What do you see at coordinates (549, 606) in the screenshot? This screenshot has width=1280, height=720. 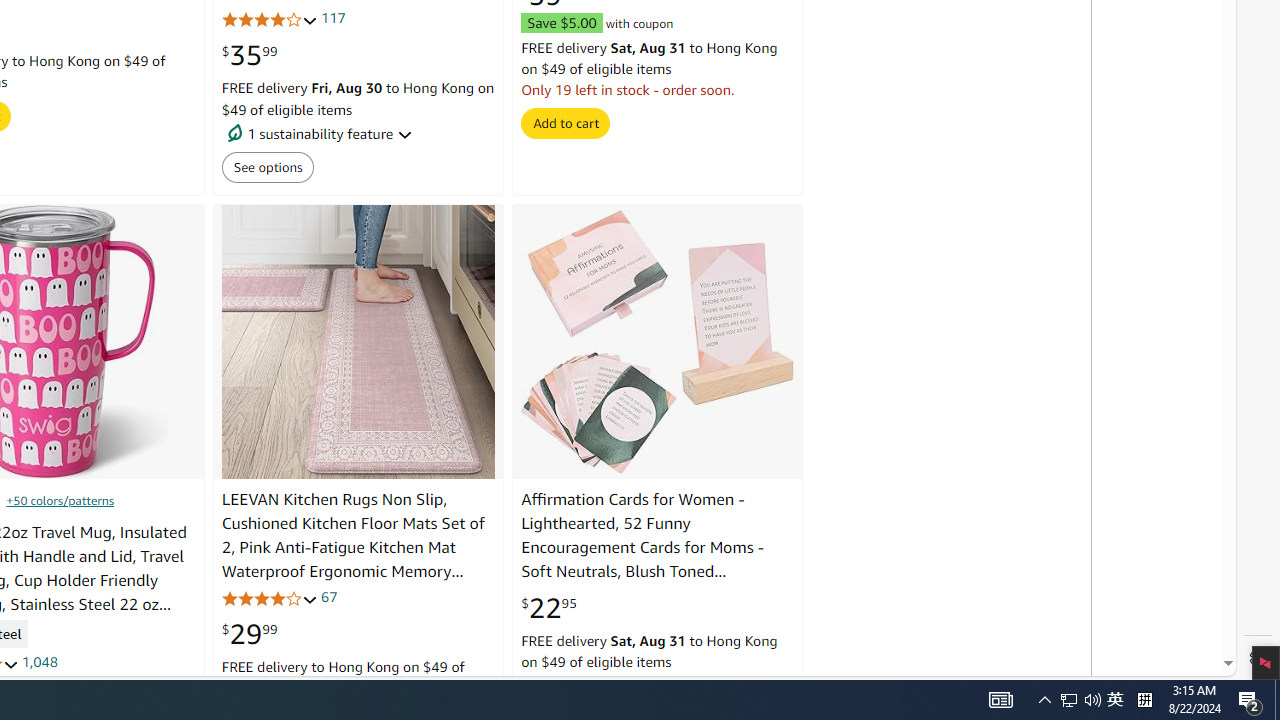 I see `'$22.95'` at bounding box center [549, 606].